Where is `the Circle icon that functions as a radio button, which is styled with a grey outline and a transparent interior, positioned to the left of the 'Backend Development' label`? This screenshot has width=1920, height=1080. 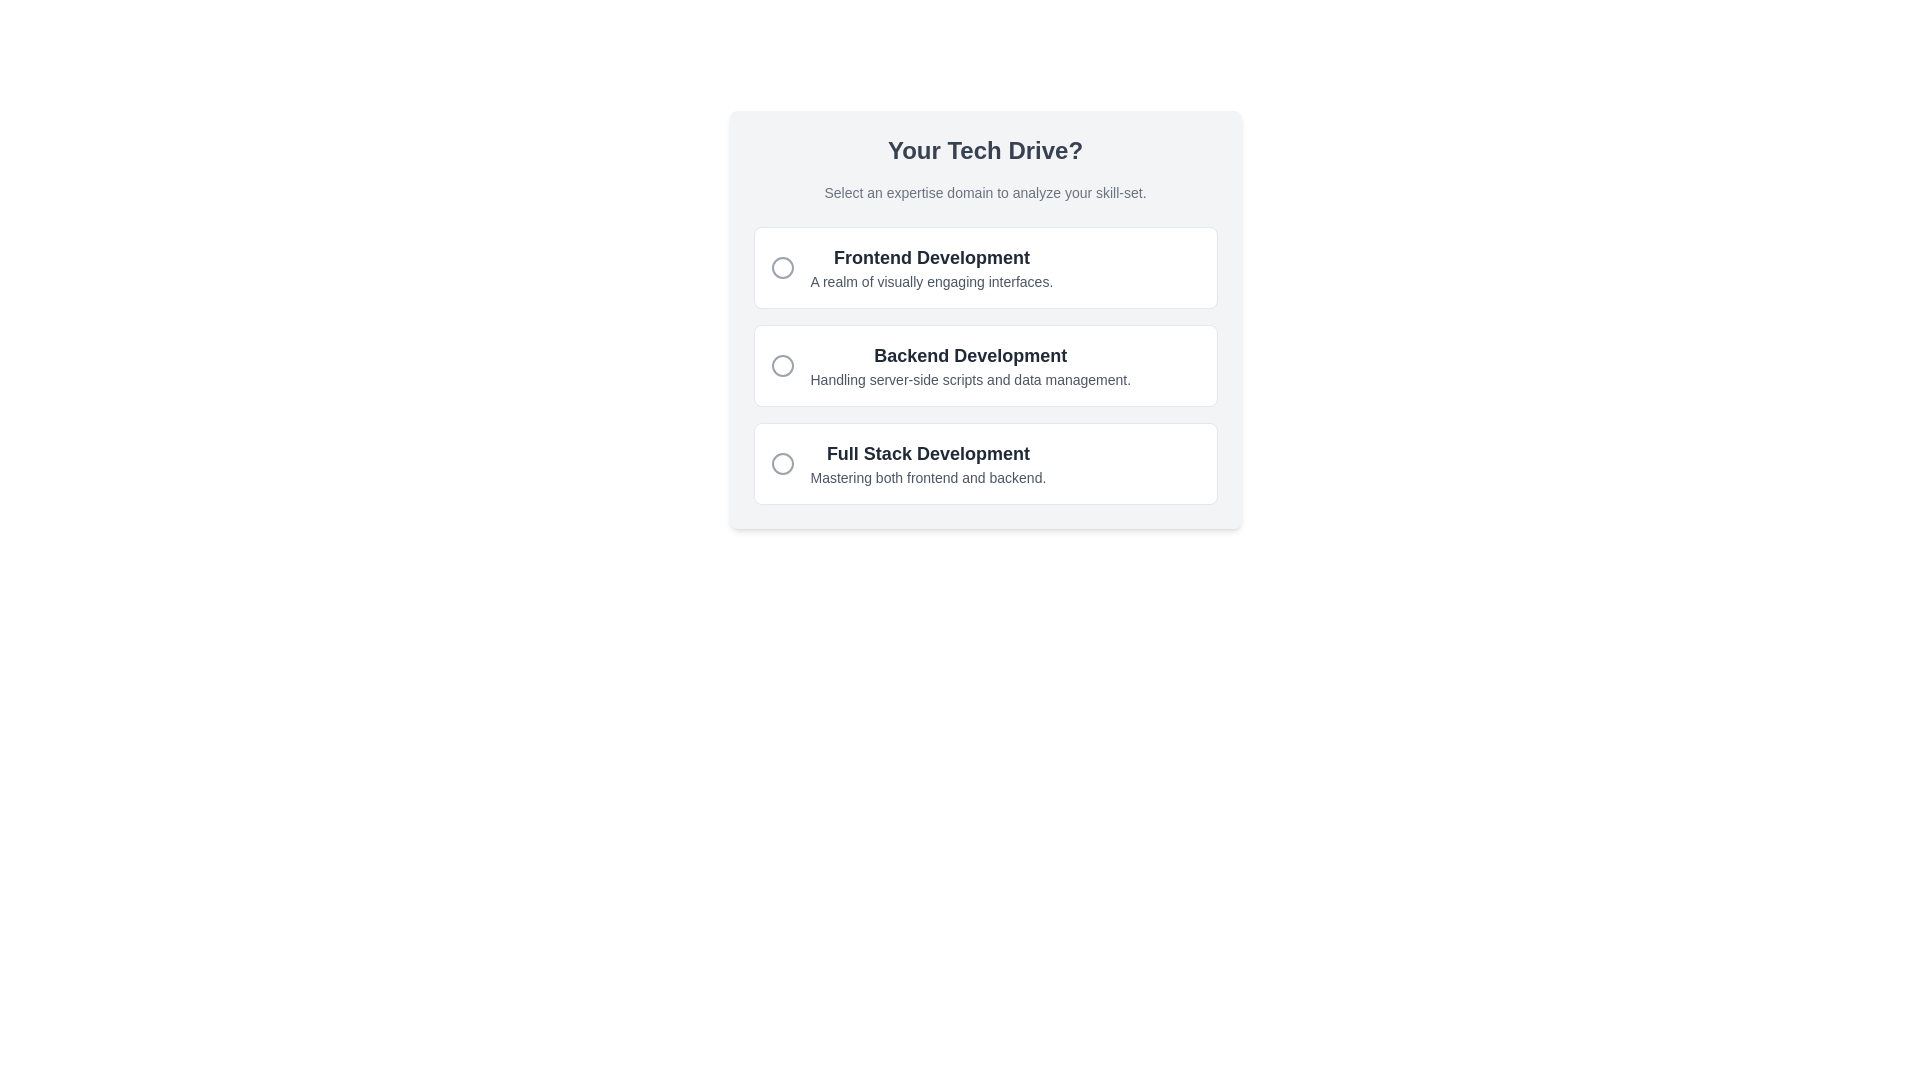
the Circle icon that functions as a radio button, which is styled with a grey outline and a transparent interior, positioned to the left of the 'Backend Development' label is located at coordinates (781, 366).